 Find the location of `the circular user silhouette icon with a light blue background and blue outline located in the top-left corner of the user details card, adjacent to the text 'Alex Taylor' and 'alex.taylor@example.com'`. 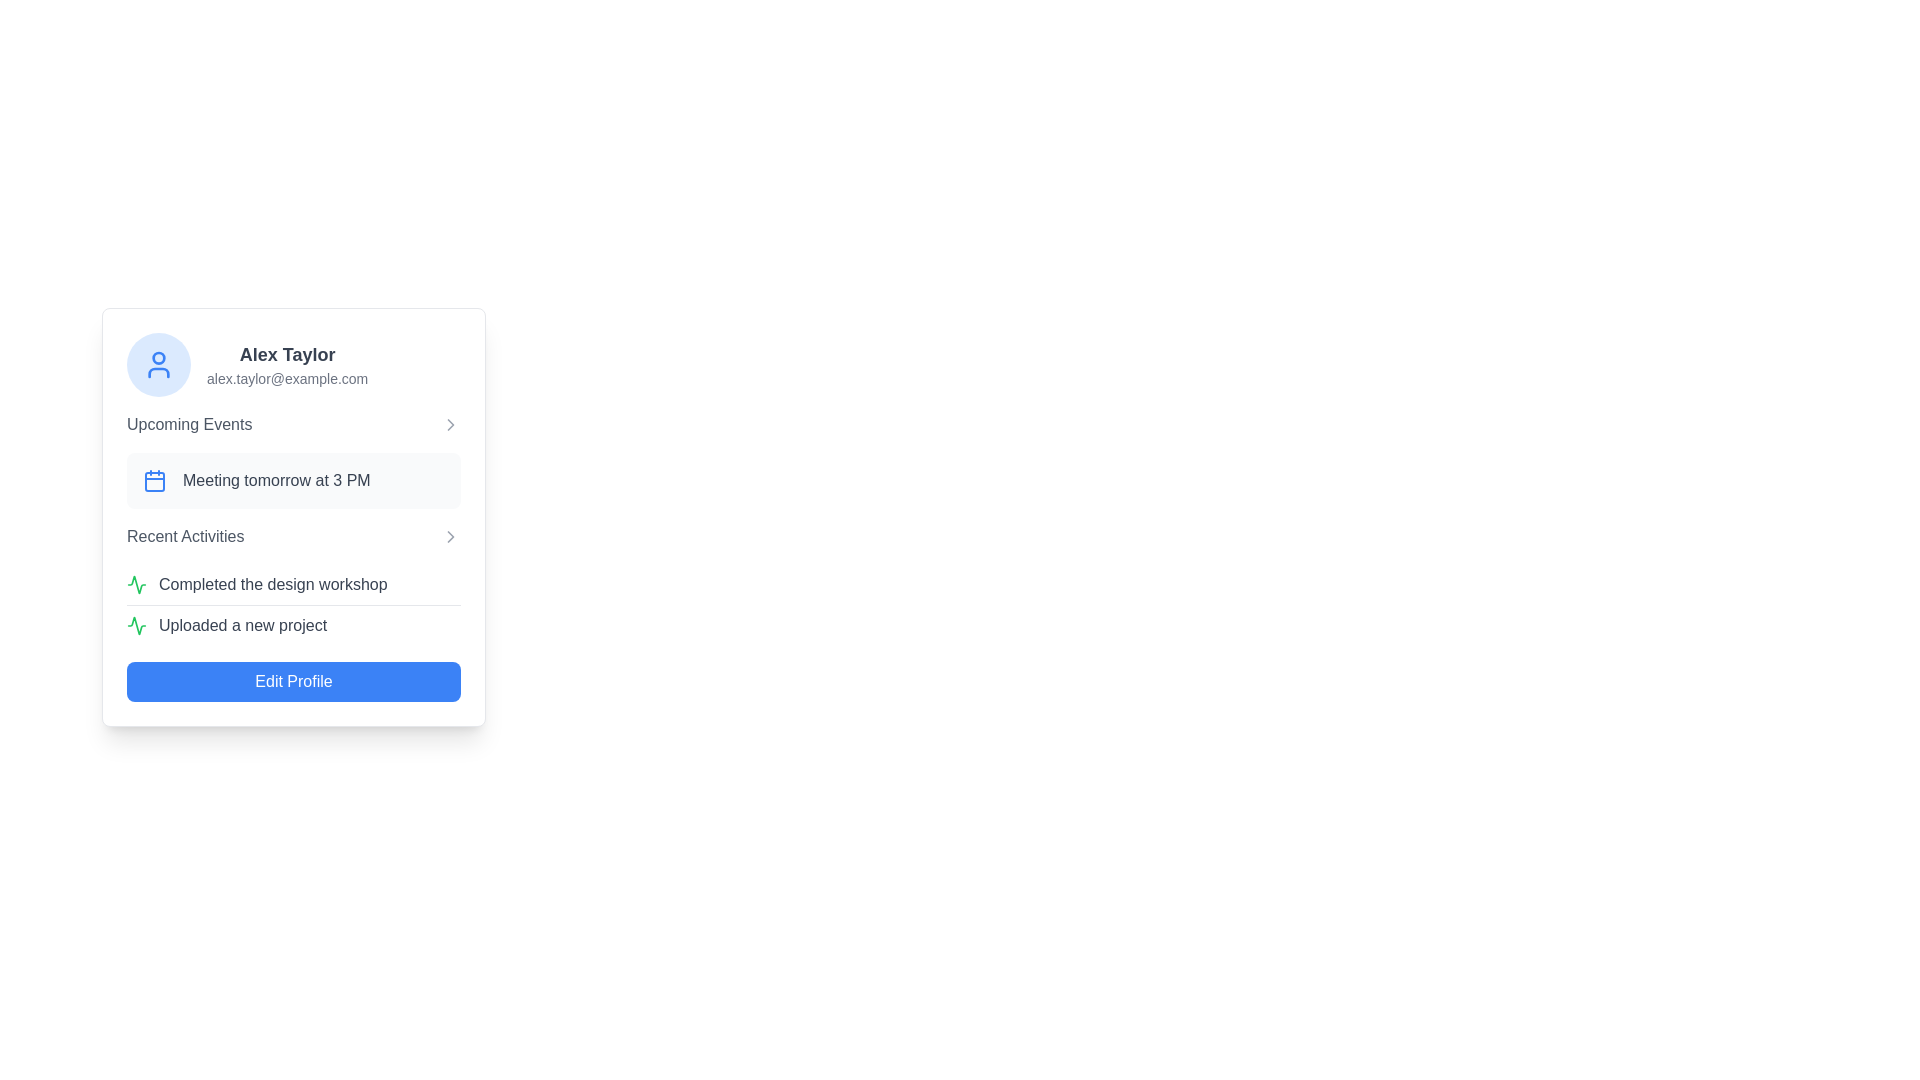

the circular user silhouette icon with a light blue background and blue outline located in the top-left corner of the user details card, adjacent to the text 'Alex Taylor' and 'alex.taylor@example.com' is located at coordinates (157, 365).